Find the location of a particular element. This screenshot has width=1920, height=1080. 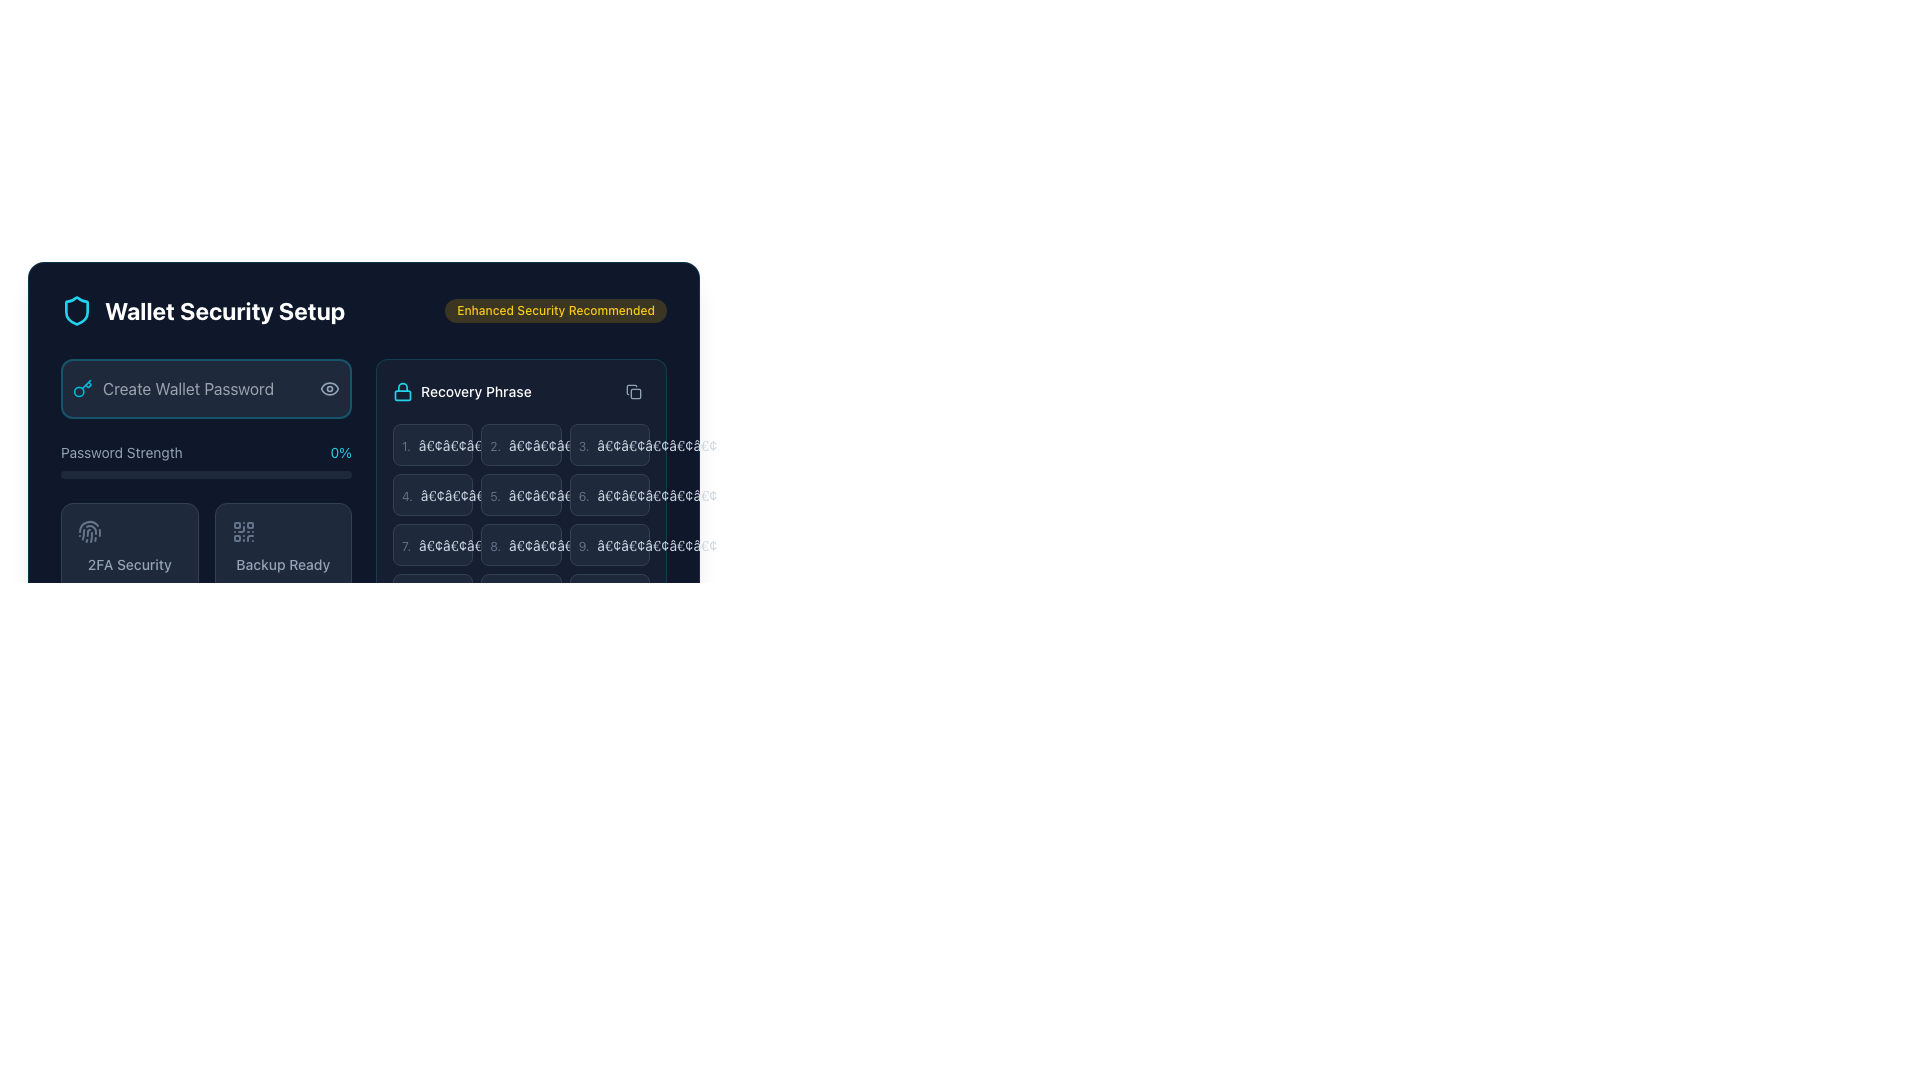

the label 'Wallet Security Setup' which consists of a cyan shield icon and bold white text for additional information is located at coordinates (203, 311).